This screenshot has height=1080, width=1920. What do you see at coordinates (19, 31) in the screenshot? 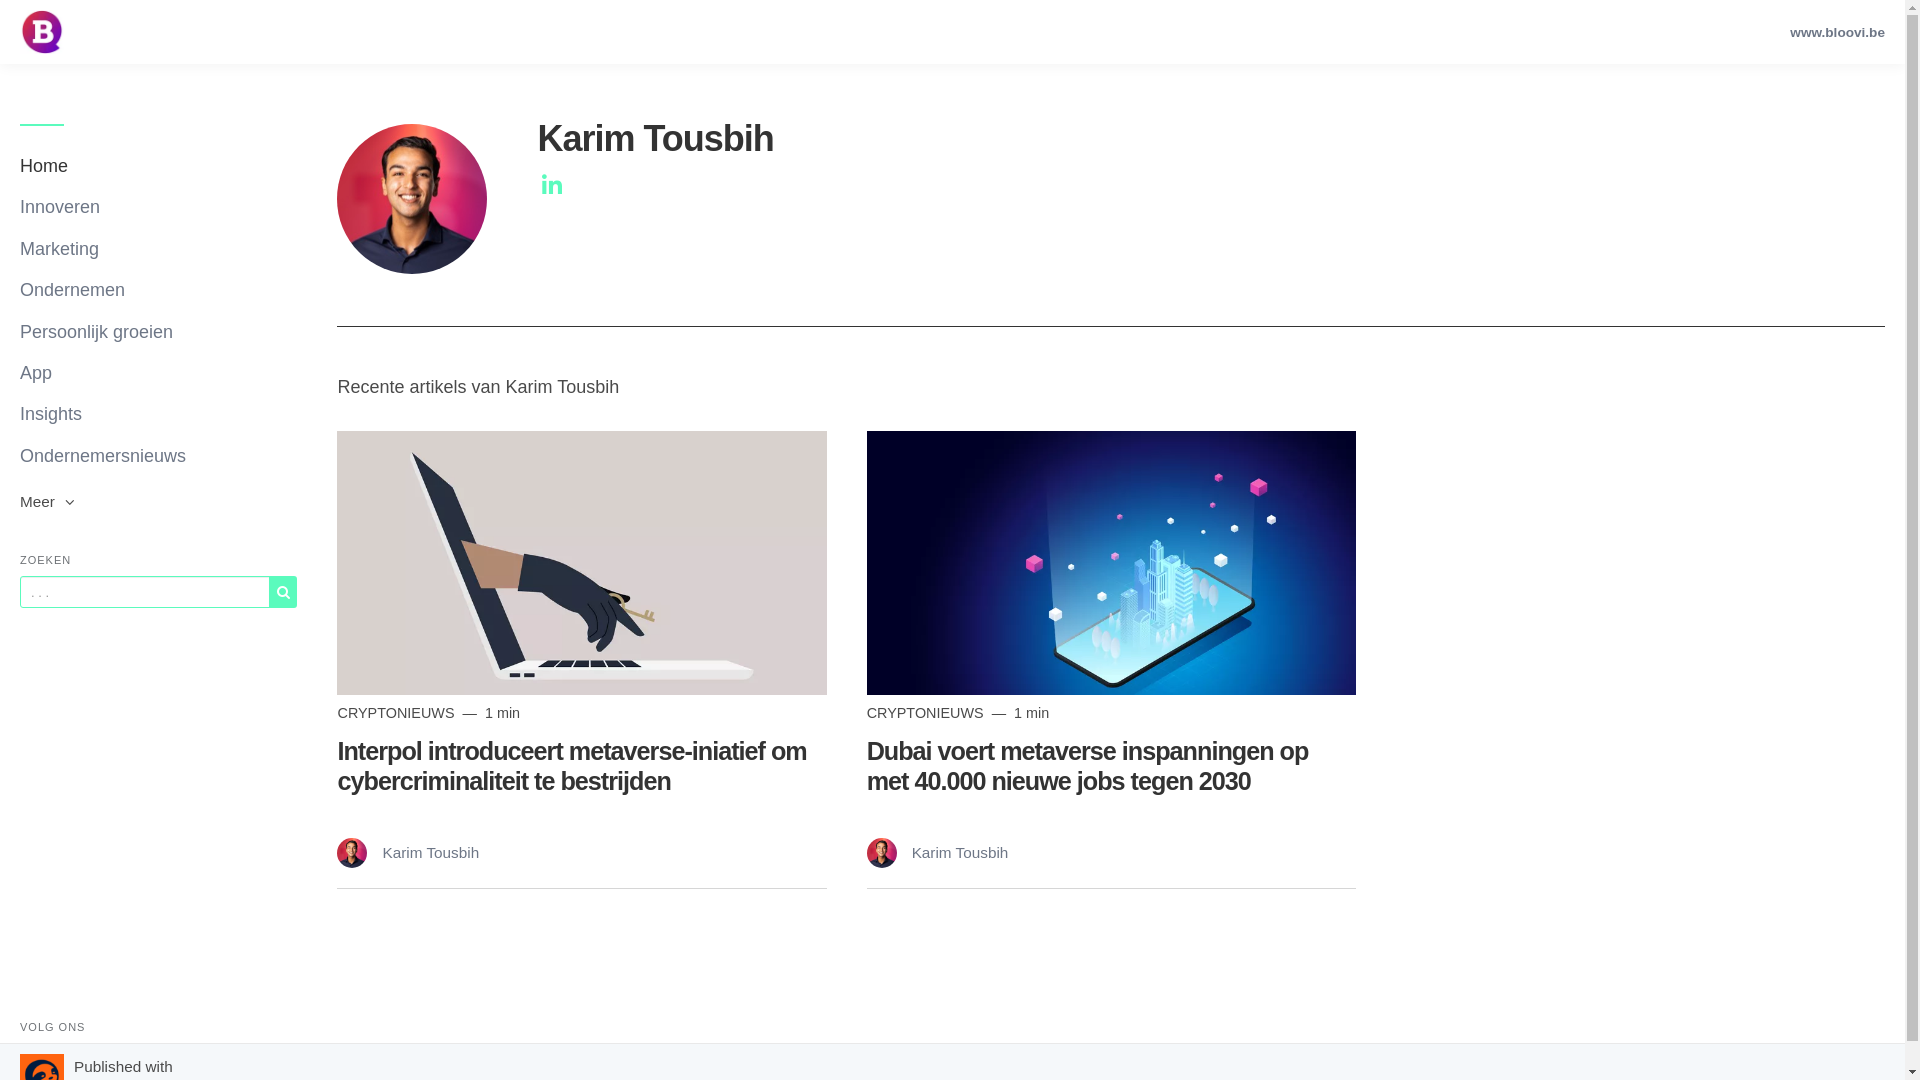
I see `'Bloovi'` at bounding box center [19, 31].